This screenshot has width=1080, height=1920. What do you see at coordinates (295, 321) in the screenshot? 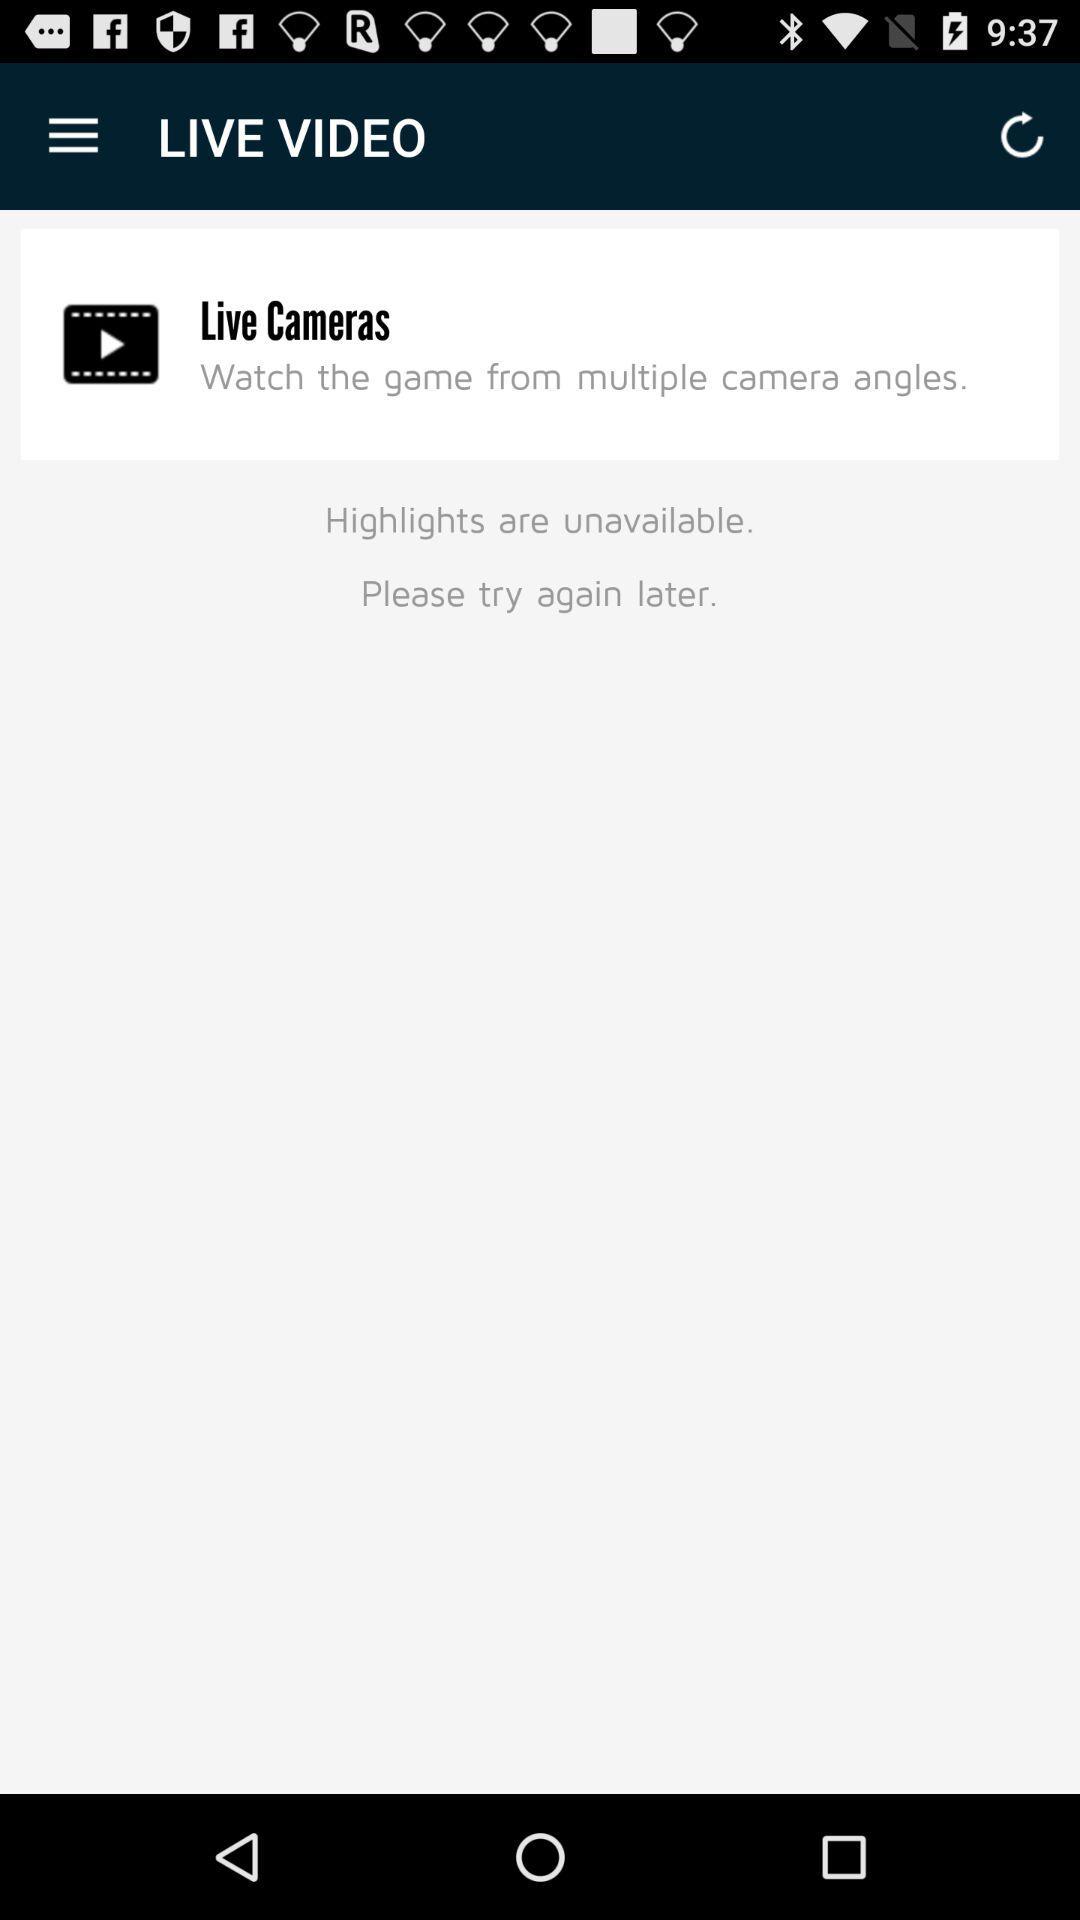
I see `the live cameras` at bounding box center [295, 321].